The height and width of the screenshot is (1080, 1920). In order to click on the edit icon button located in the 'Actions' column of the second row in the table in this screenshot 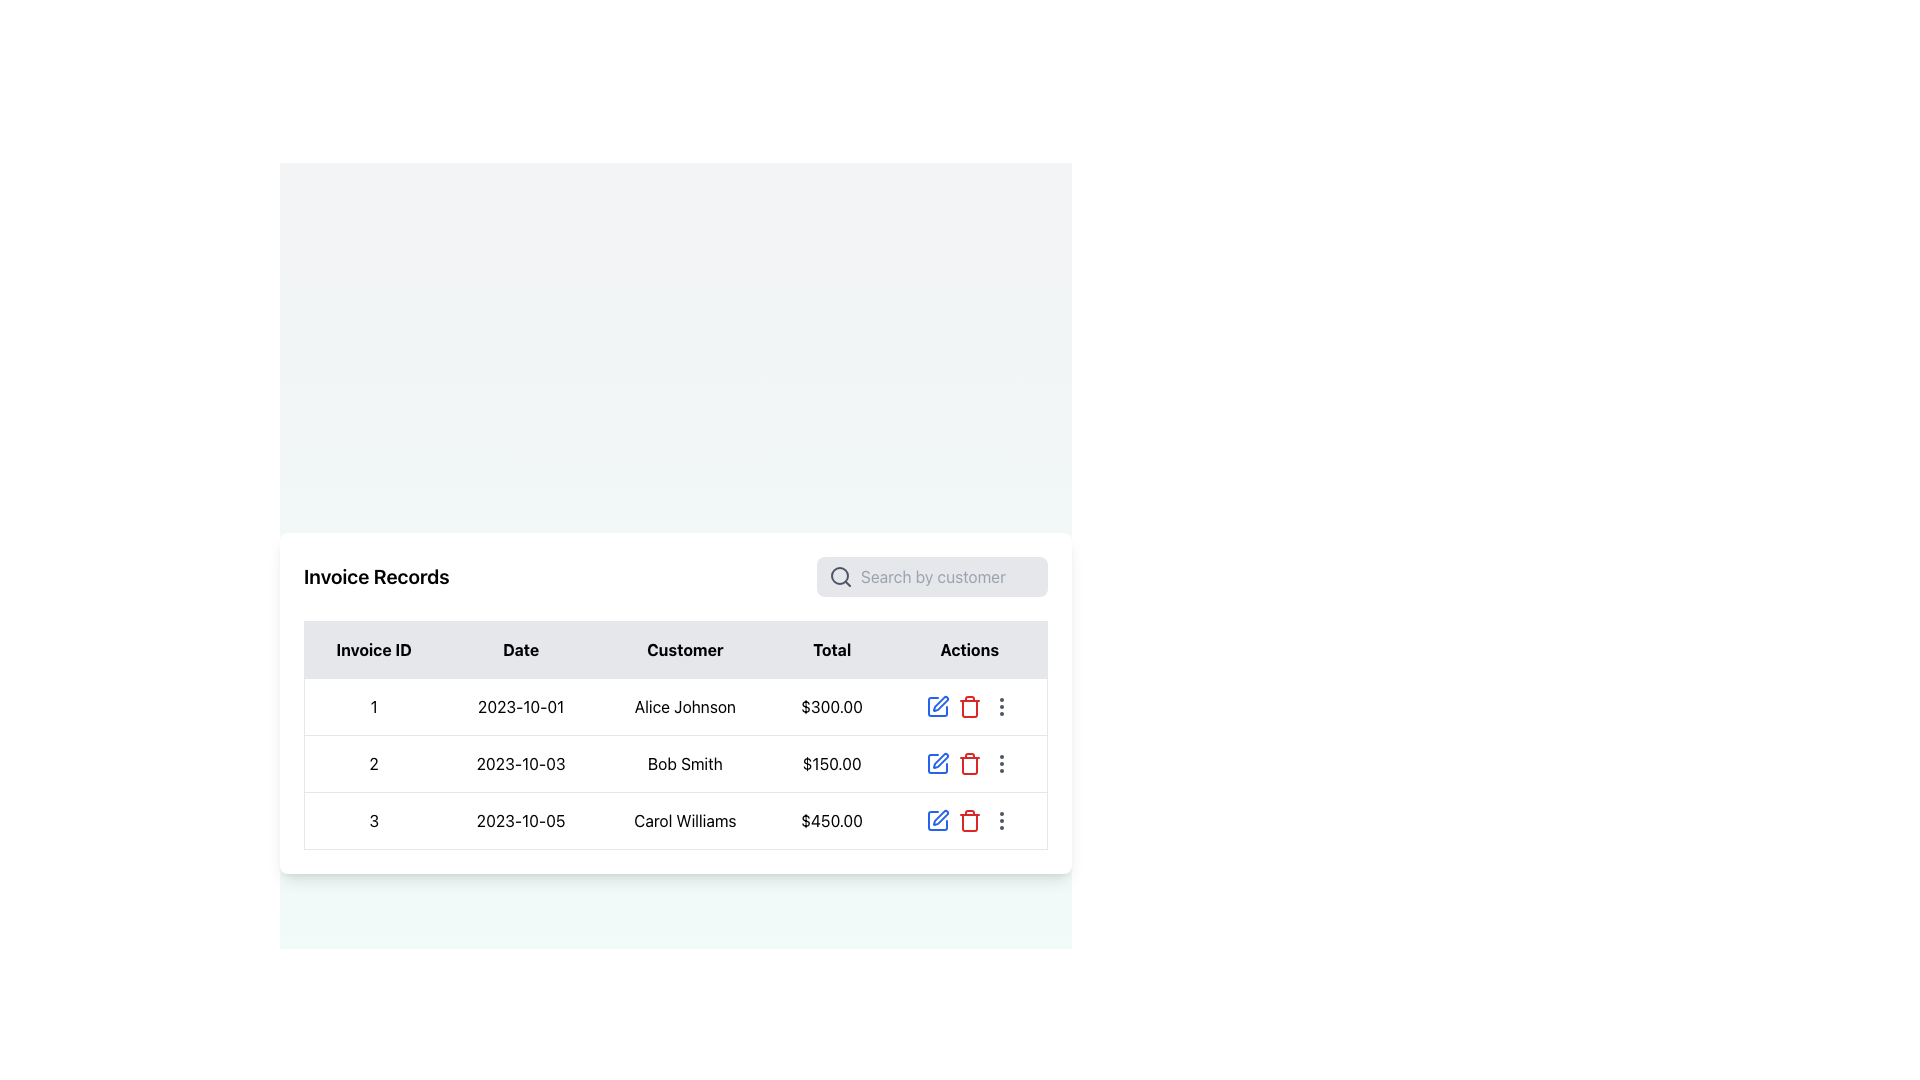, I will do `click(936, 763)`.